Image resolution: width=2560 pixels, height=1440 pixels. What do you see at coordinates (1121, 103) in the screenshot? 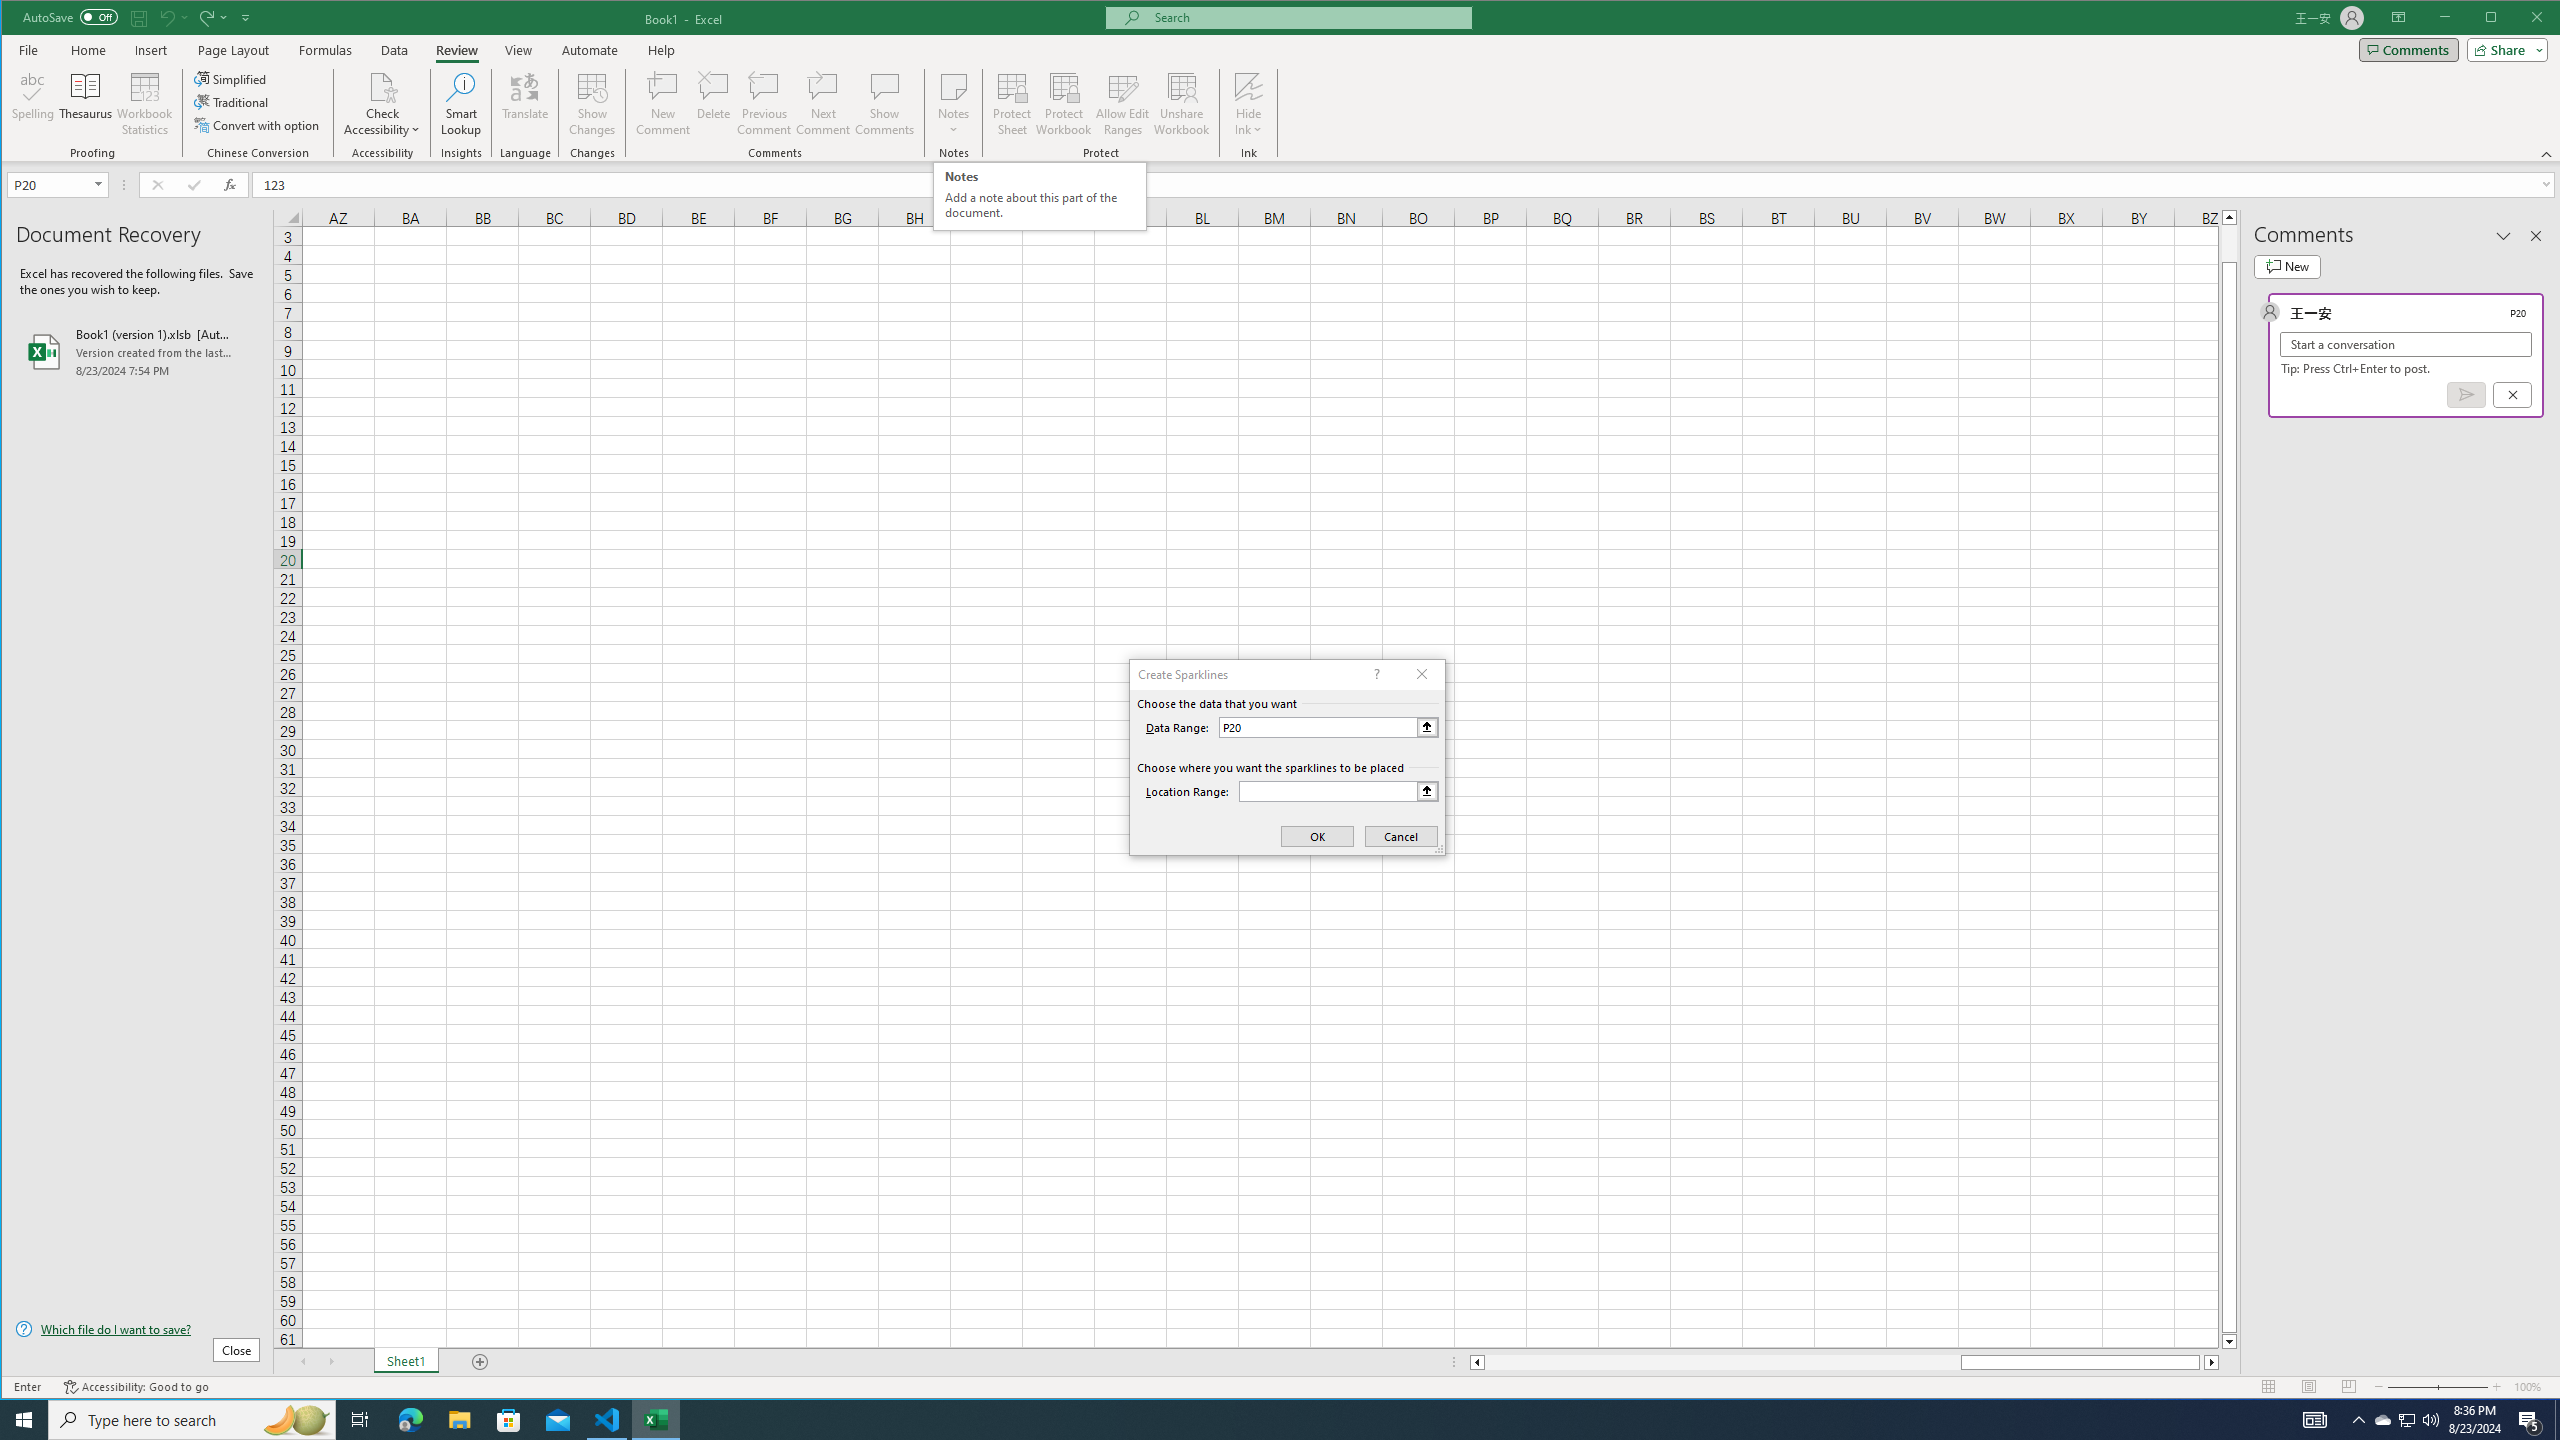
I see `'Allow Edit Ranges'` at bounding box center [1121, 103].